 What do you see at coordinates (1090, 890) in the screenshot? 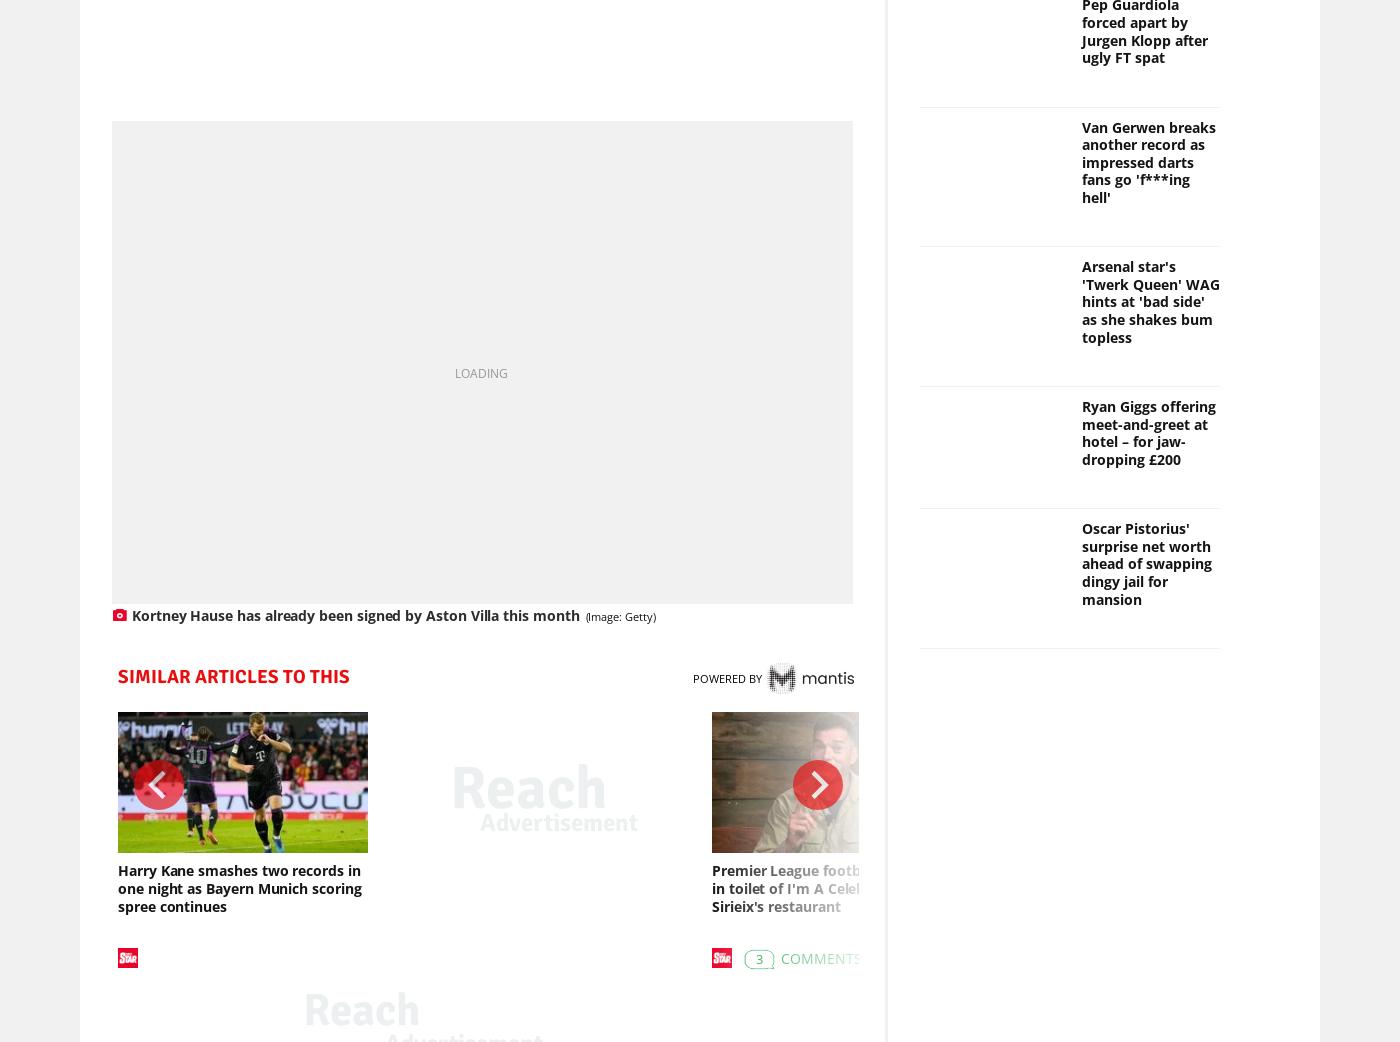
I see `'Pep Guardiola's bizarre pronunciation of Liverpool star dubbed 'absolutely mental''` at bounding box center [1090, 890].